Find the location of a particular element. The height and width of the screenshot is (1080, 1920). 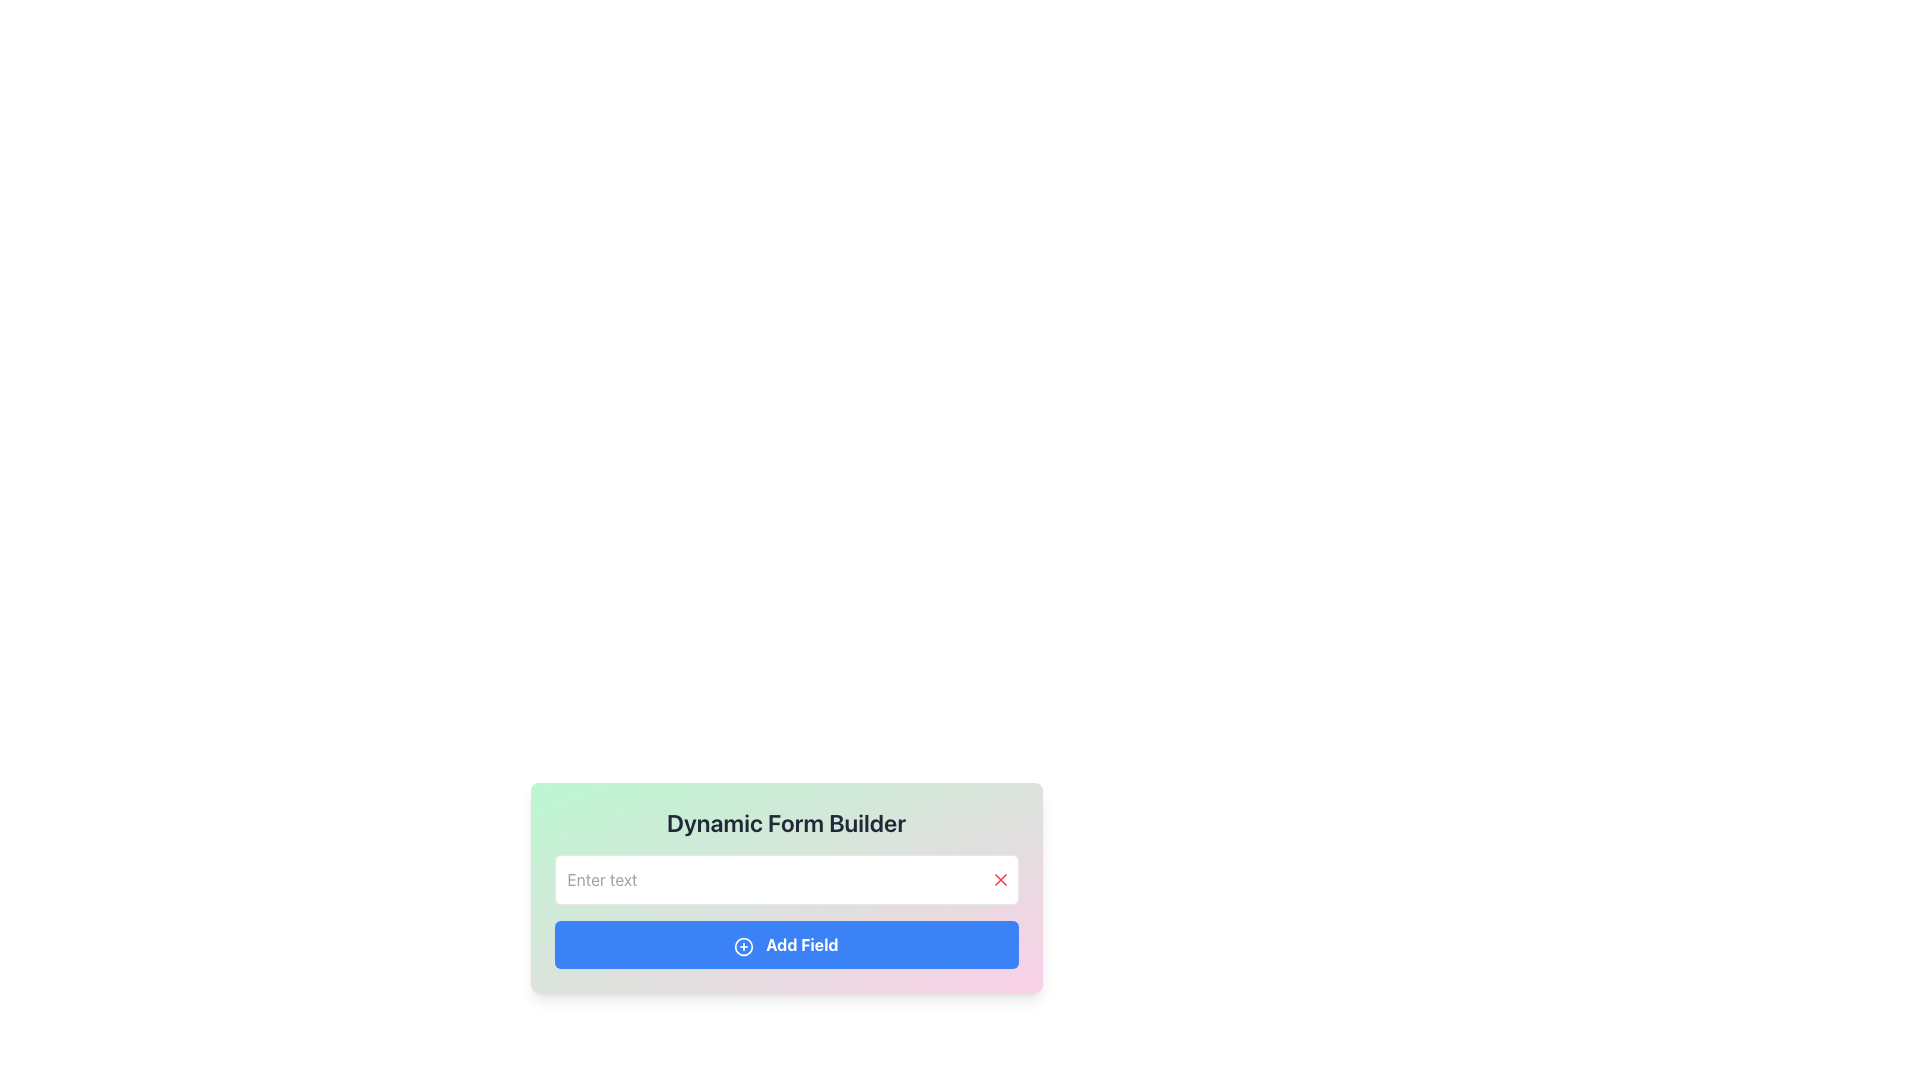

the close icon located at the far right of the text input field to clear the associated text input is located at coordinates (1000, 878).